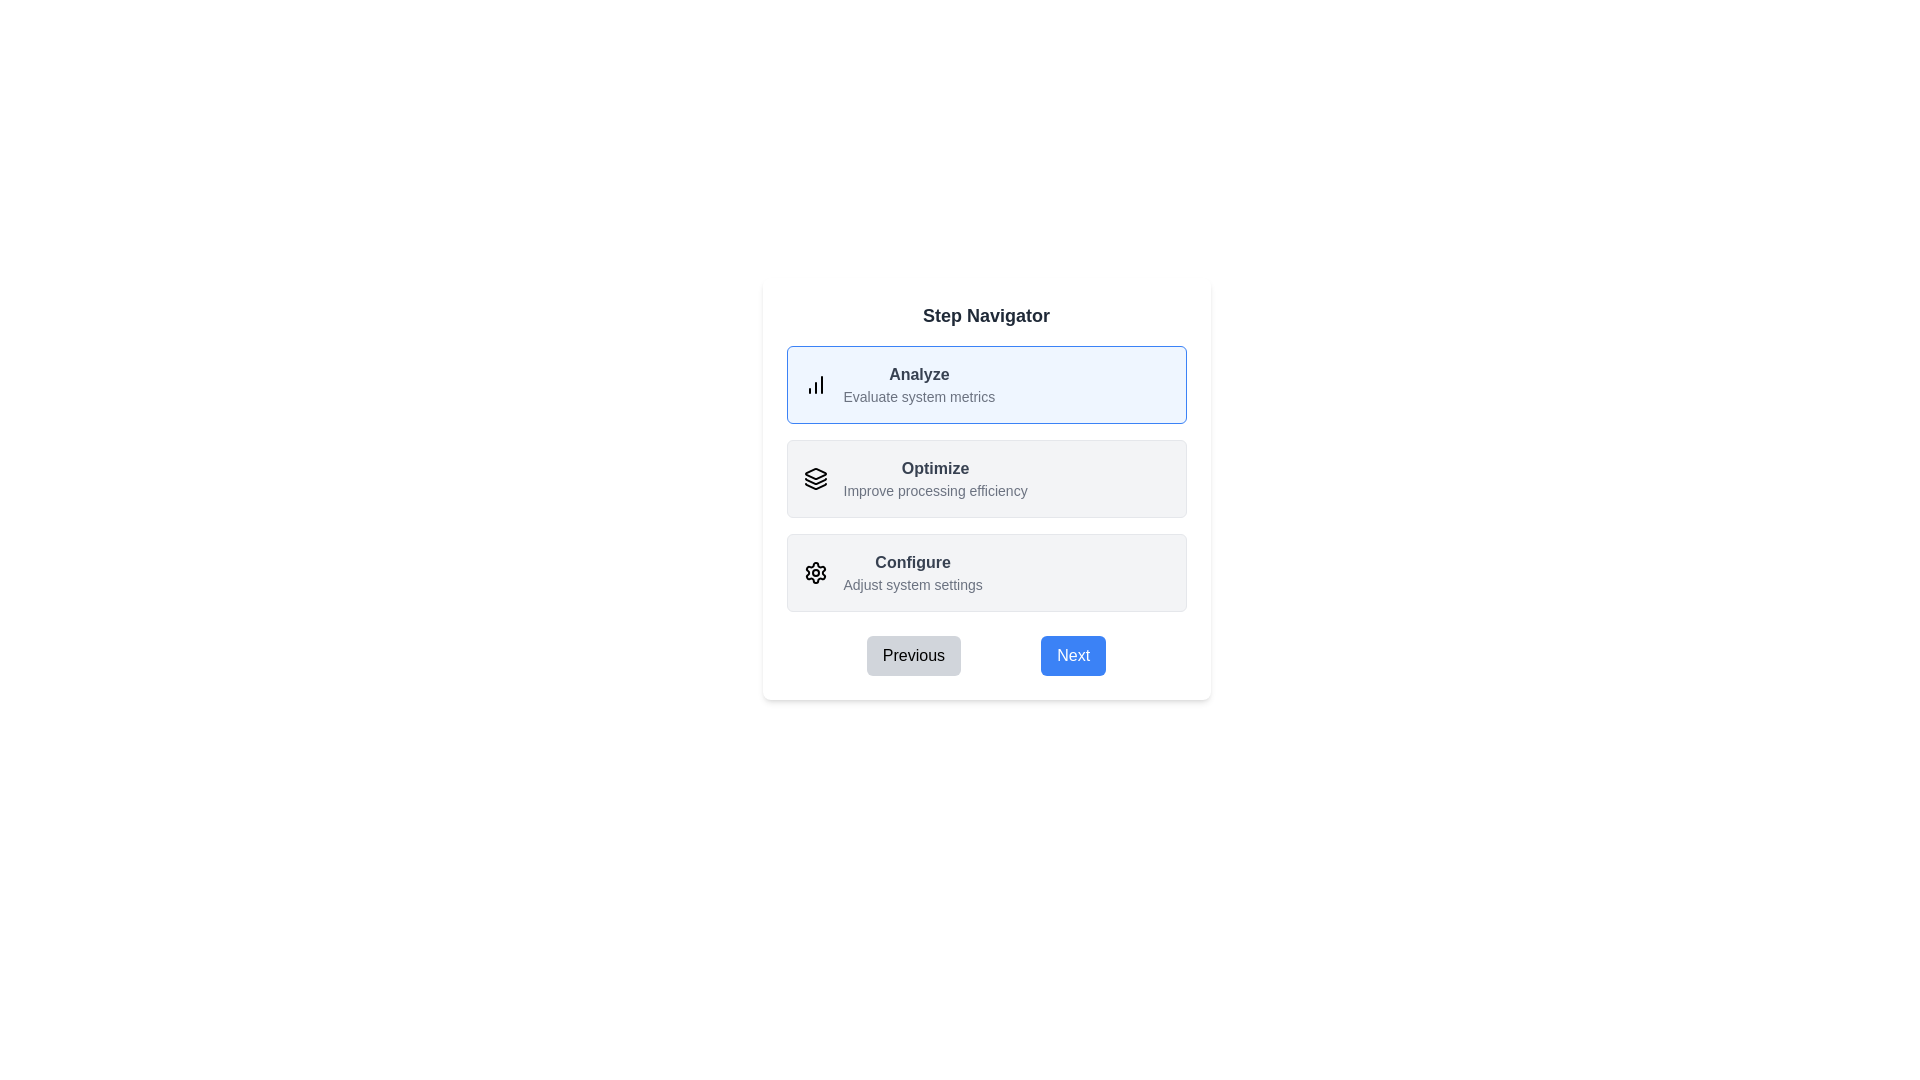  What do you see at coordinates (912, 585) in the screenshot?
I see `the descriptive text label for the 'Configure' step located in the 'Step Navigator' section, which provides additional context about this step in the process` at bounding box center [912, 585].